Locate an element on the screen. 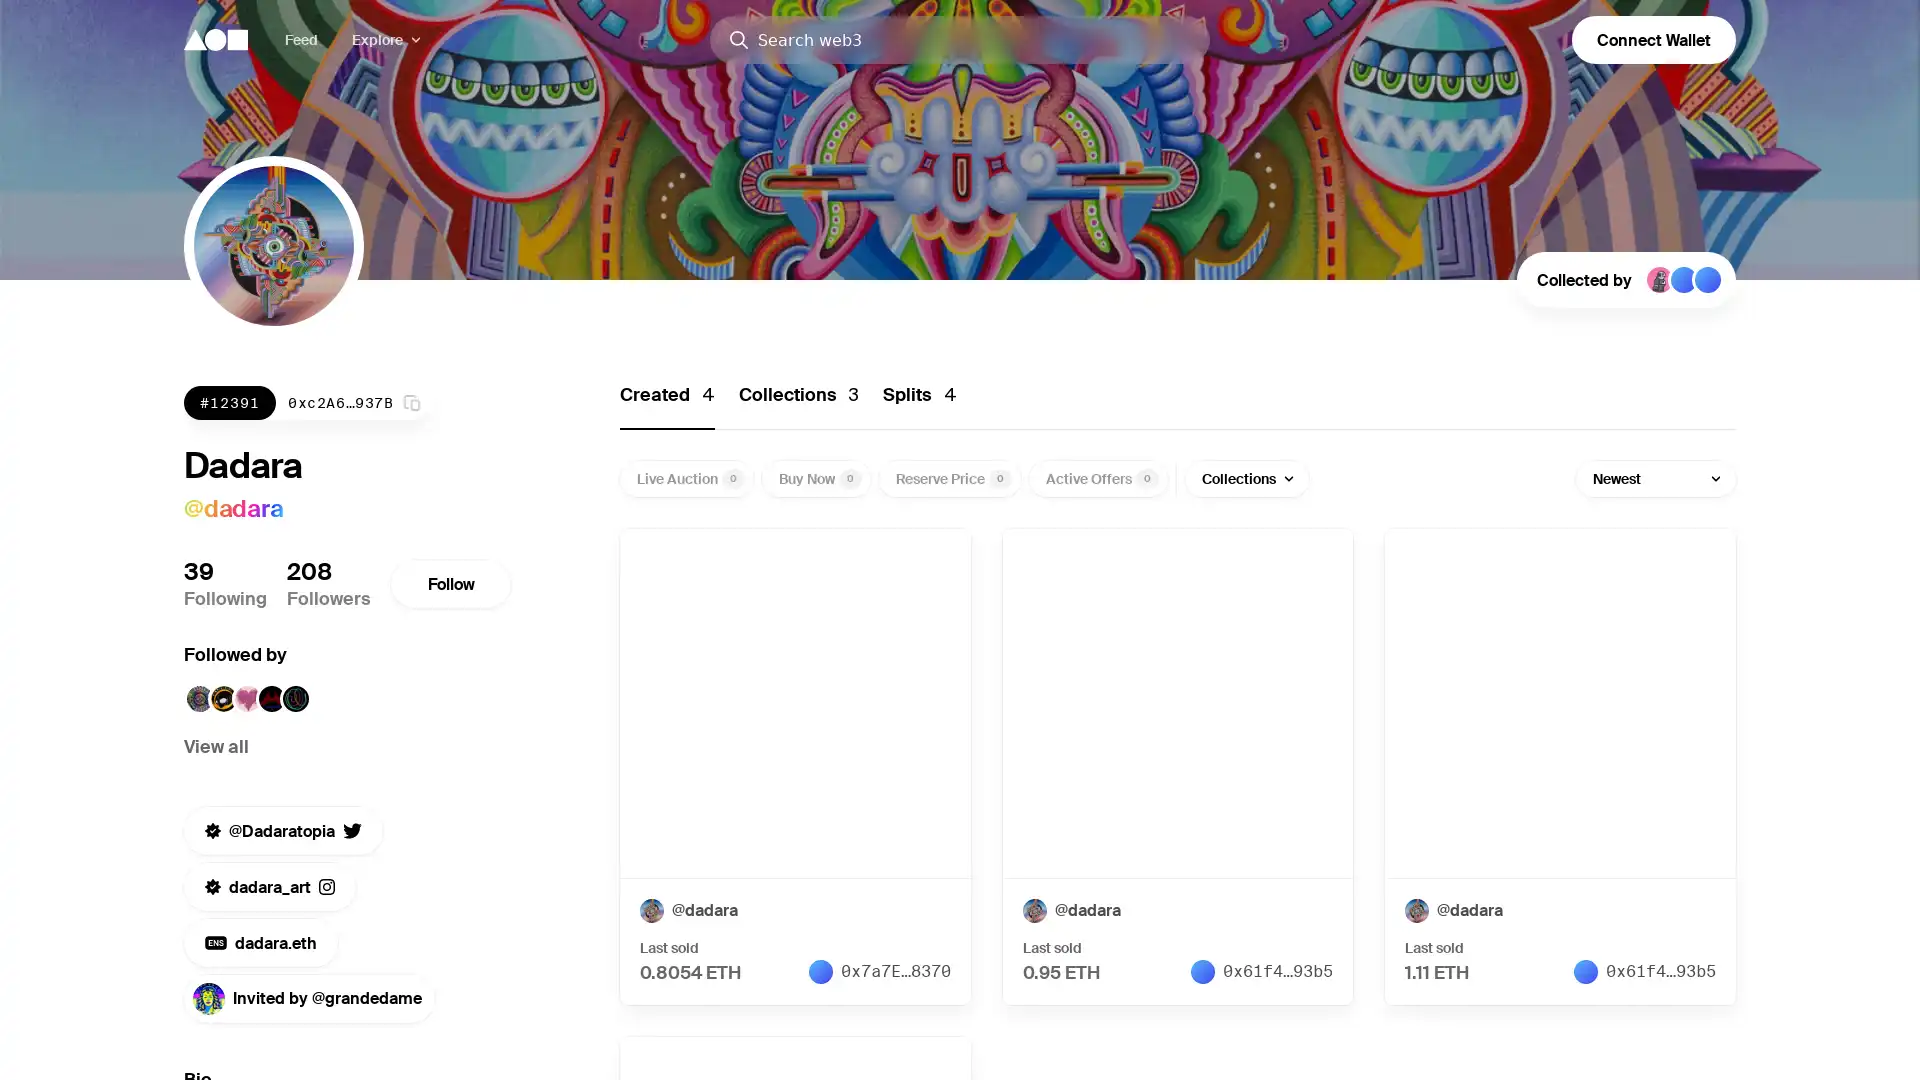 The height and width of the screenshot is (1080, 1920). Newest Newest is located at coordinates (1656, 478).